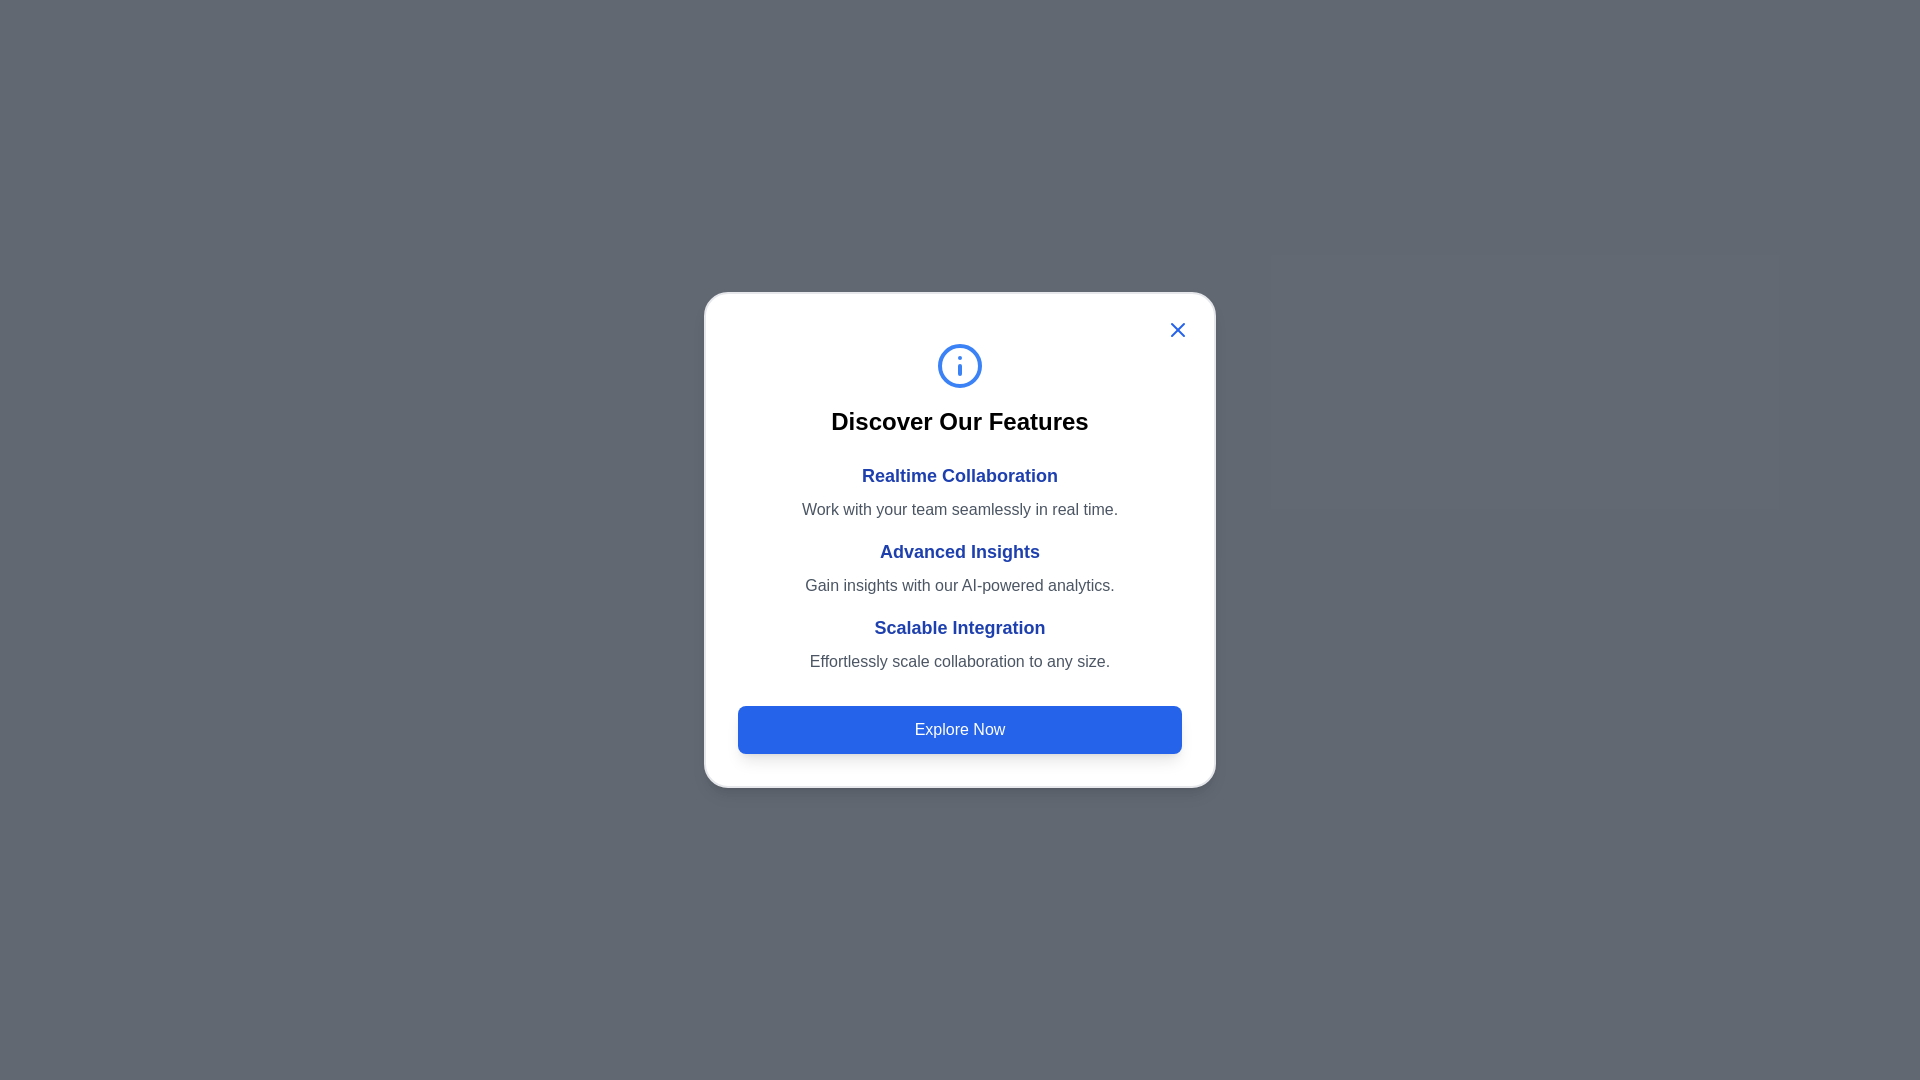  Describe the element at coordinates (960, 492) in the screenshot. I see `the textual feature description block titled 'Realtime Collaboration' which includes a bold blue title and a smaller gray description, positioned in the main modal` at that location.